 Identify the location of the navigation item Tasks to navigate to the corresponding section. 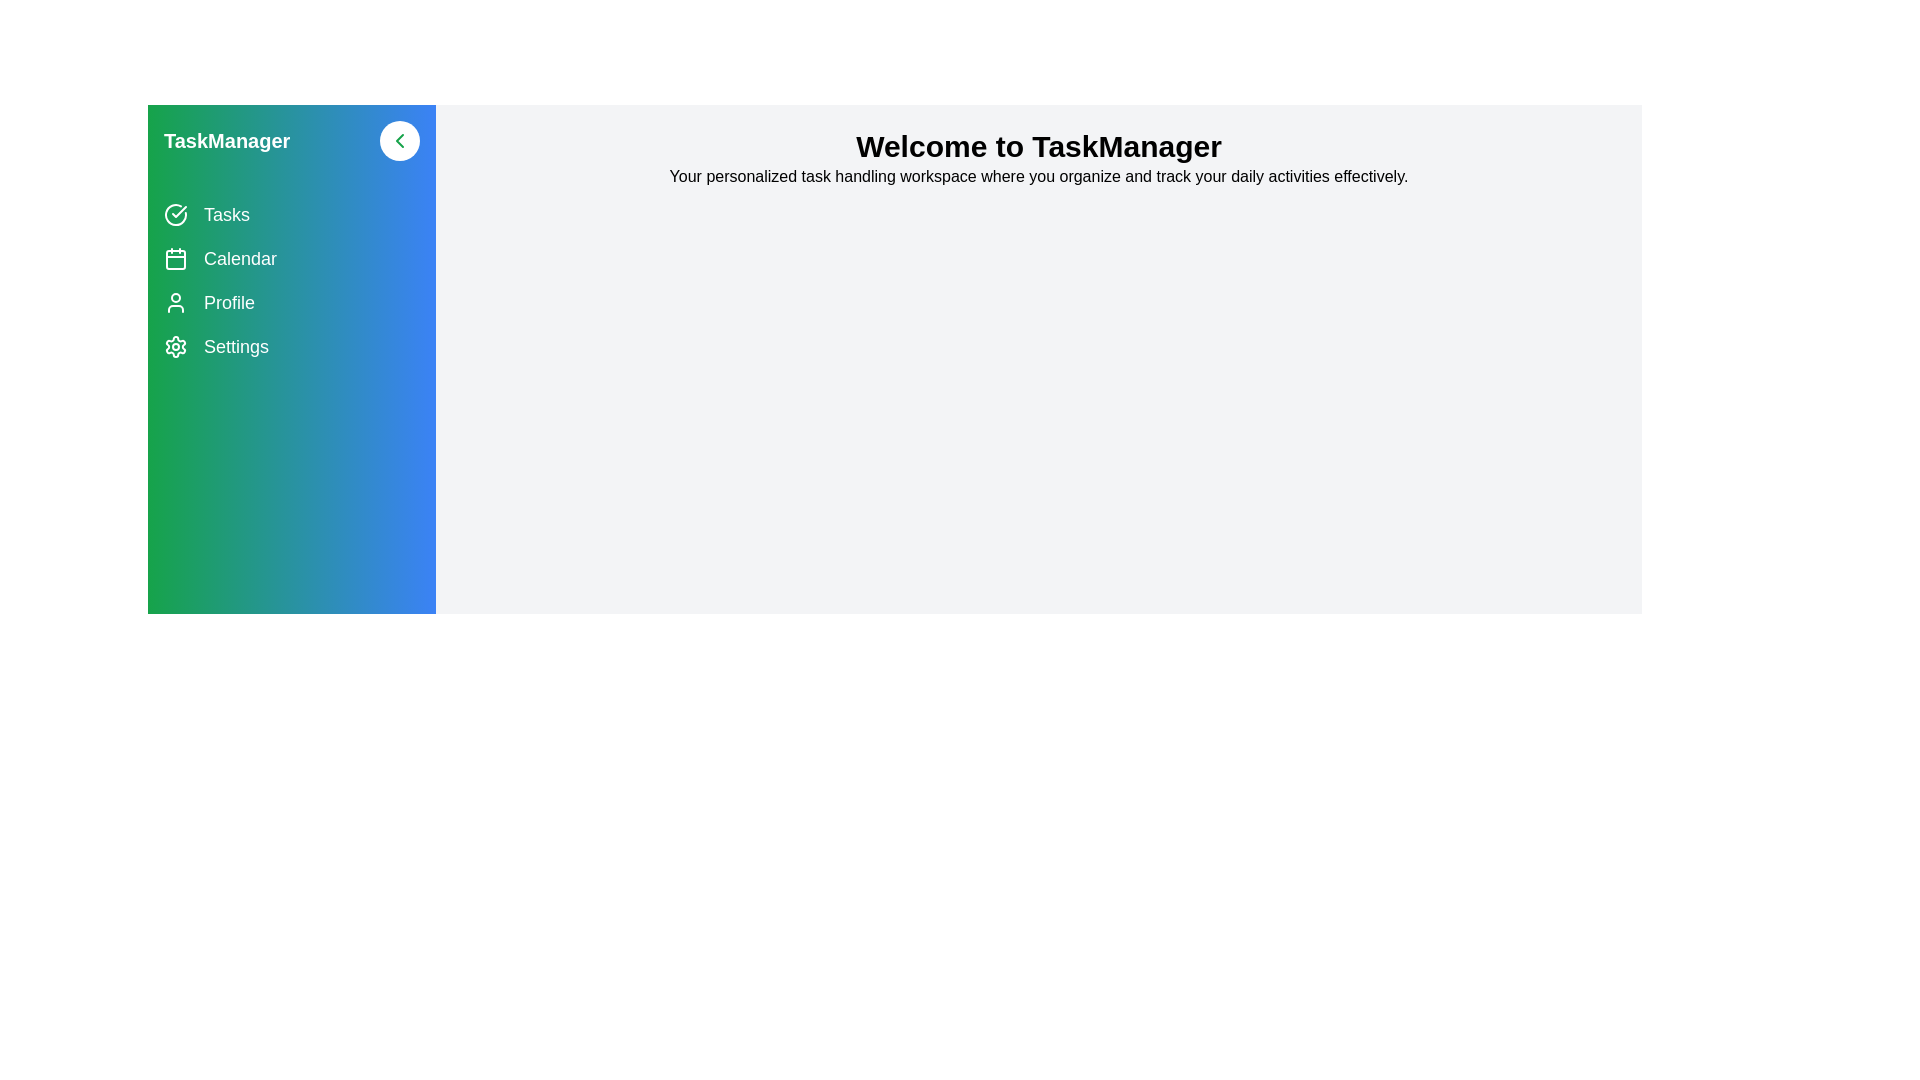
(291, 215).